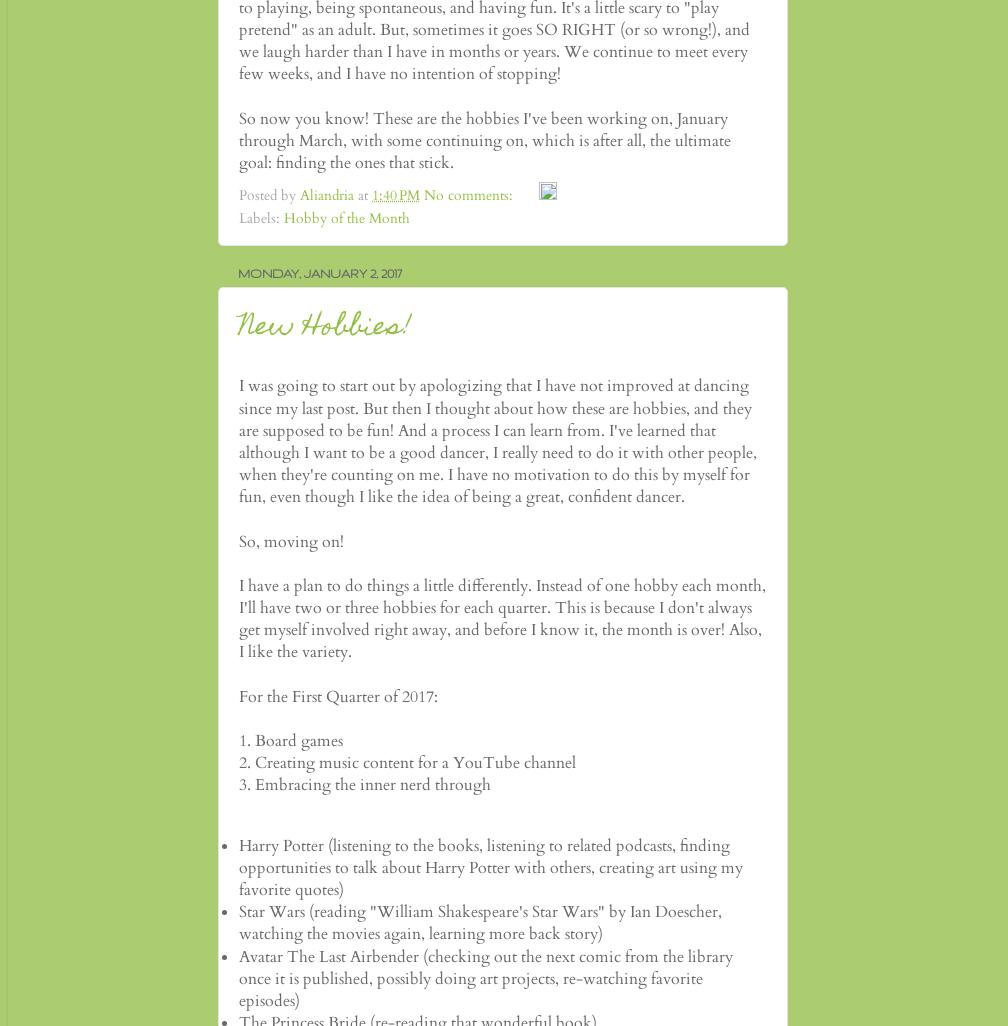  What do you see at coordinates (485, 140) in the screenshot?
I see `'So now you know! These are the hobbies I've been working on, January through March, with some continuing on, which is after all, the ultimate goal: finding the ones that stick.'` at bounding box center [485, 140].